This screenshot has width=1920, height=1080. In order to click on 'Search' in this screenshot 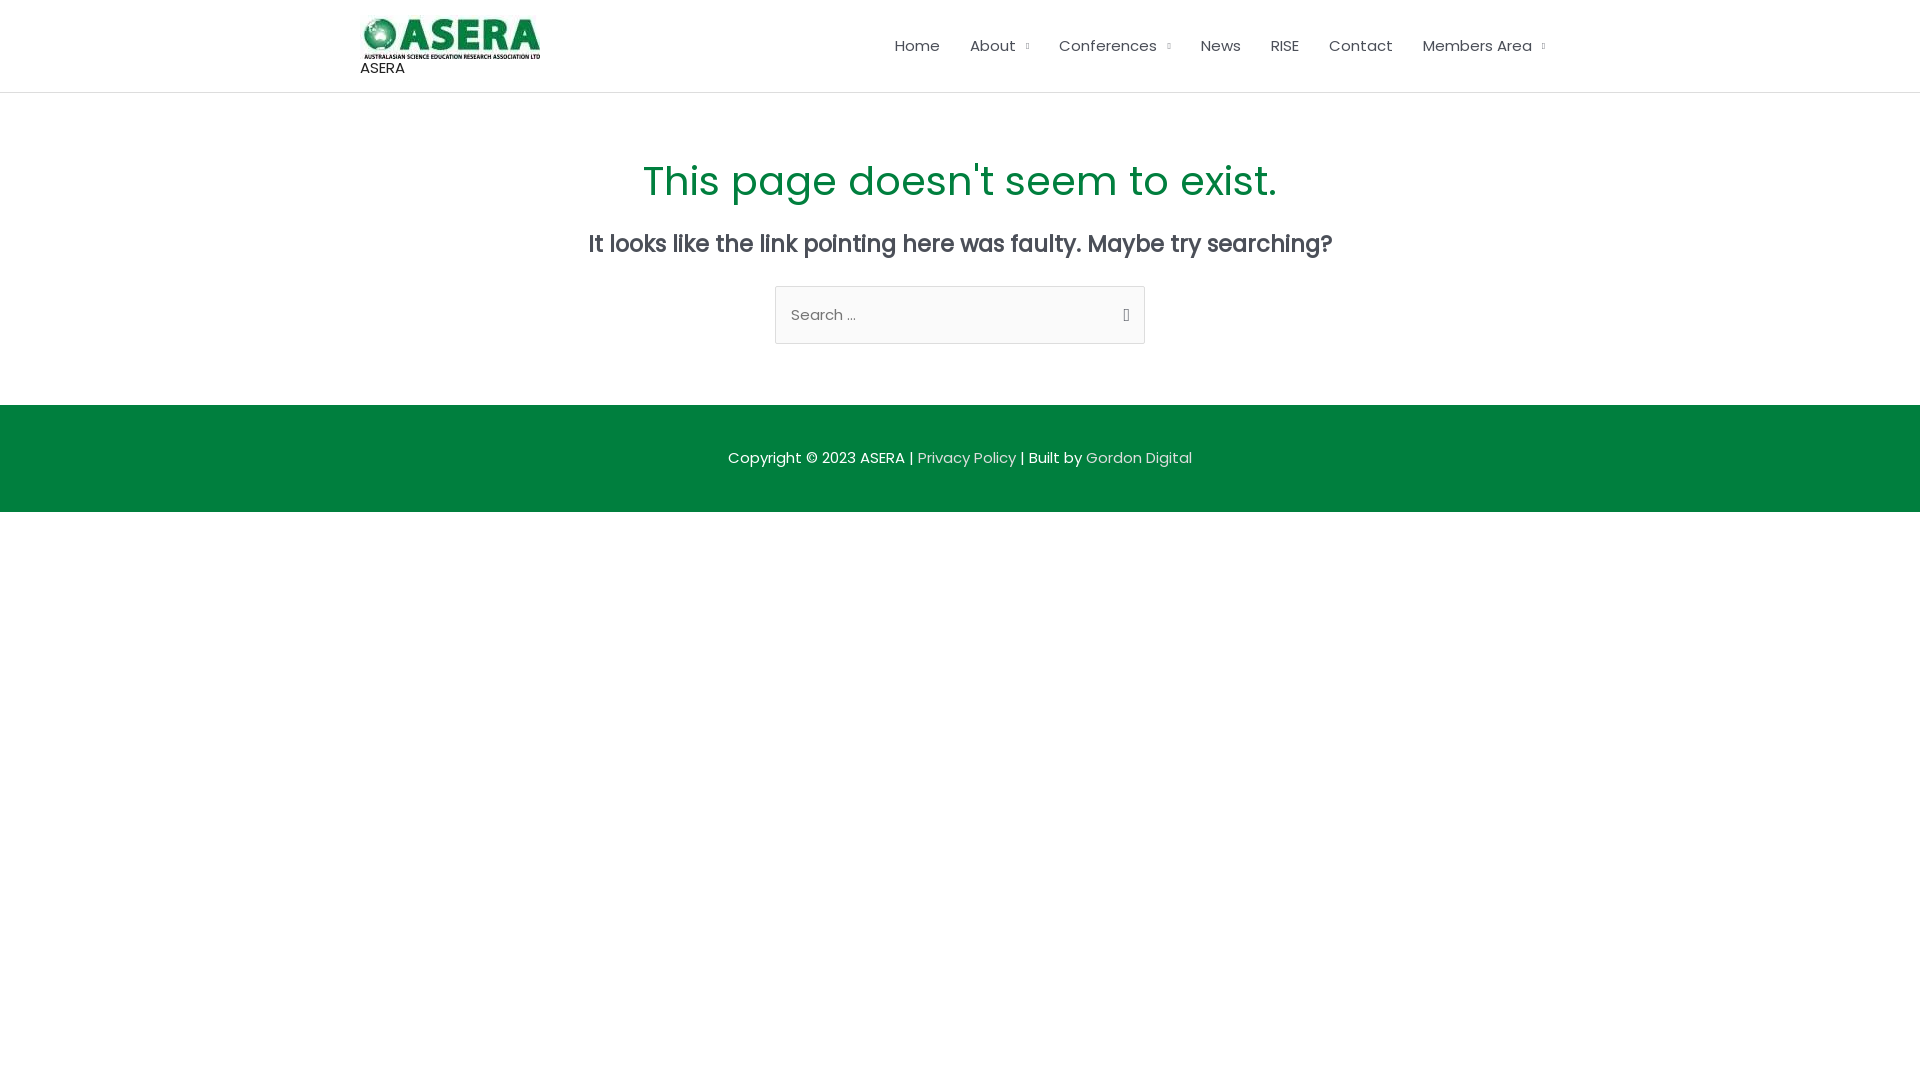, I will do `click(1098, 312)`.